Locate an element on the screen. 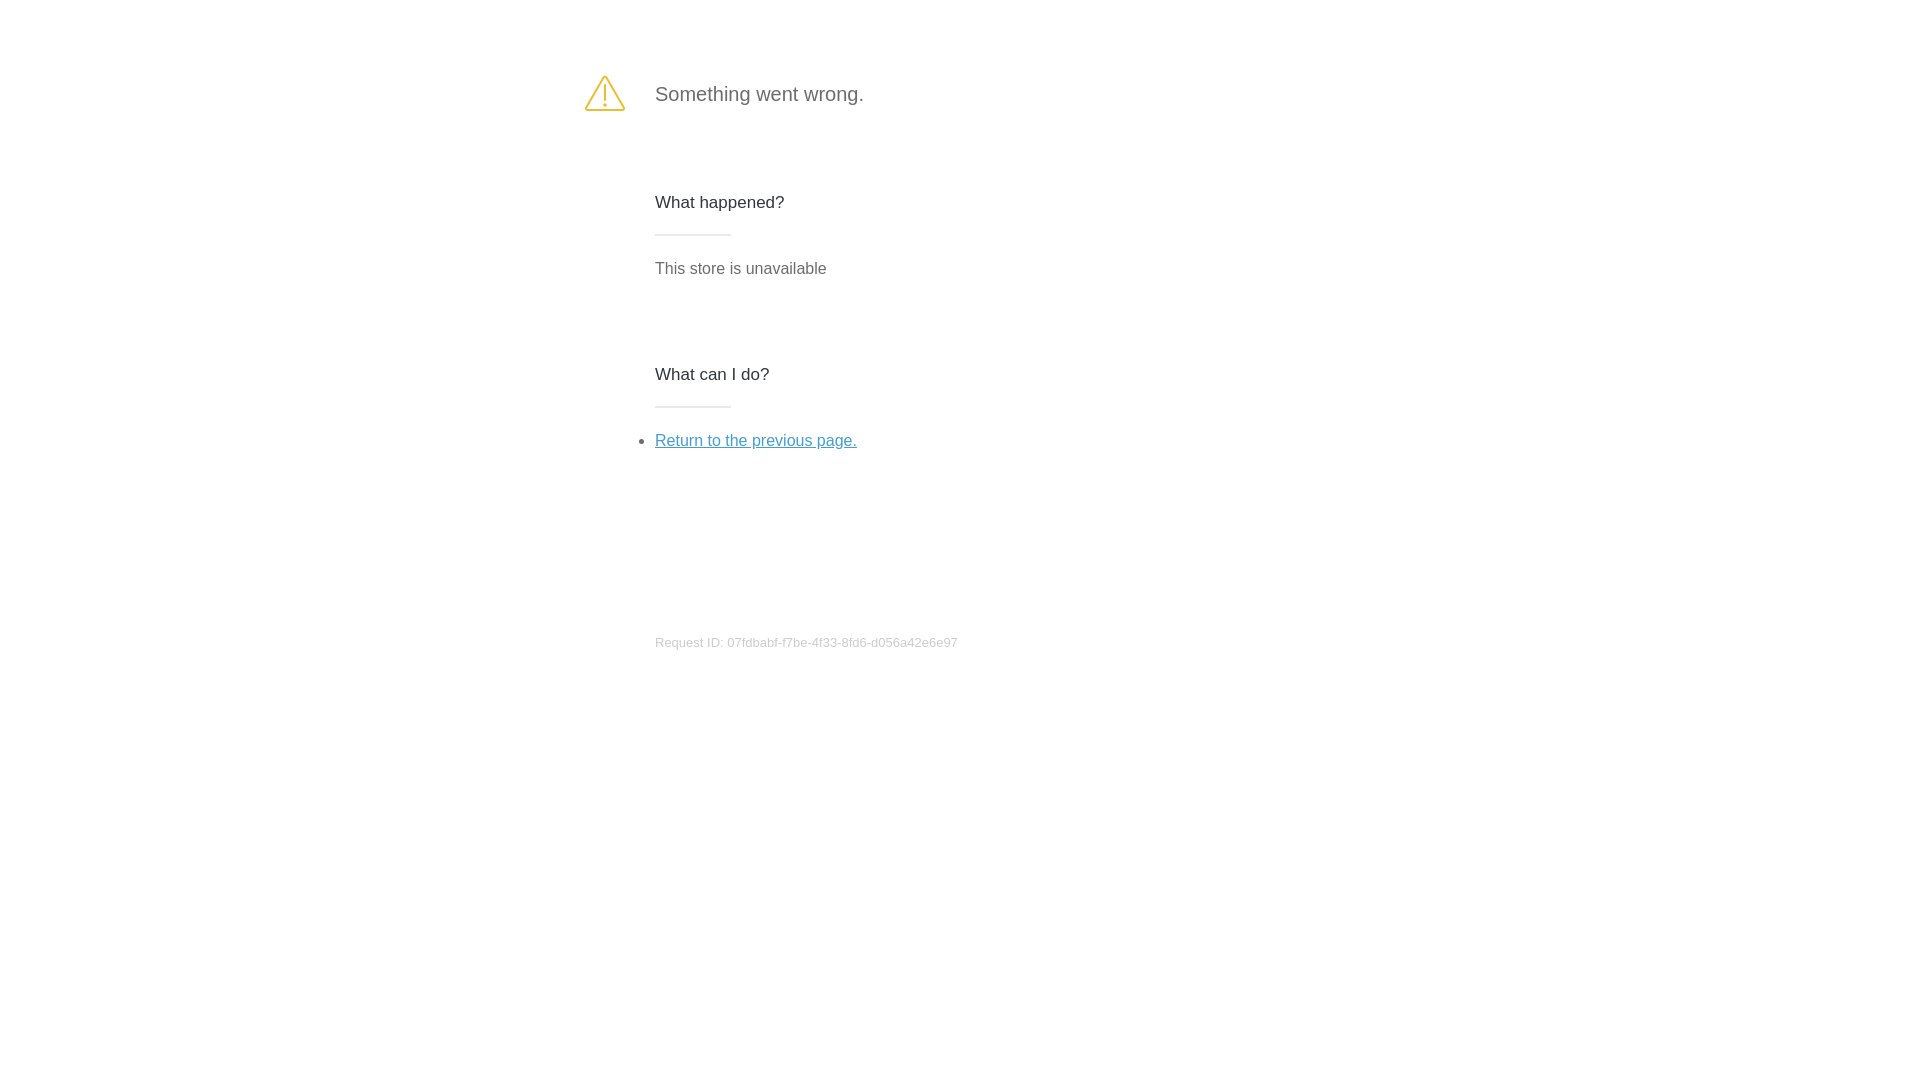 The height and width of the screenshot is (1080, 1920). 'Return to the previous page.' is located at coordinates (754, 439).